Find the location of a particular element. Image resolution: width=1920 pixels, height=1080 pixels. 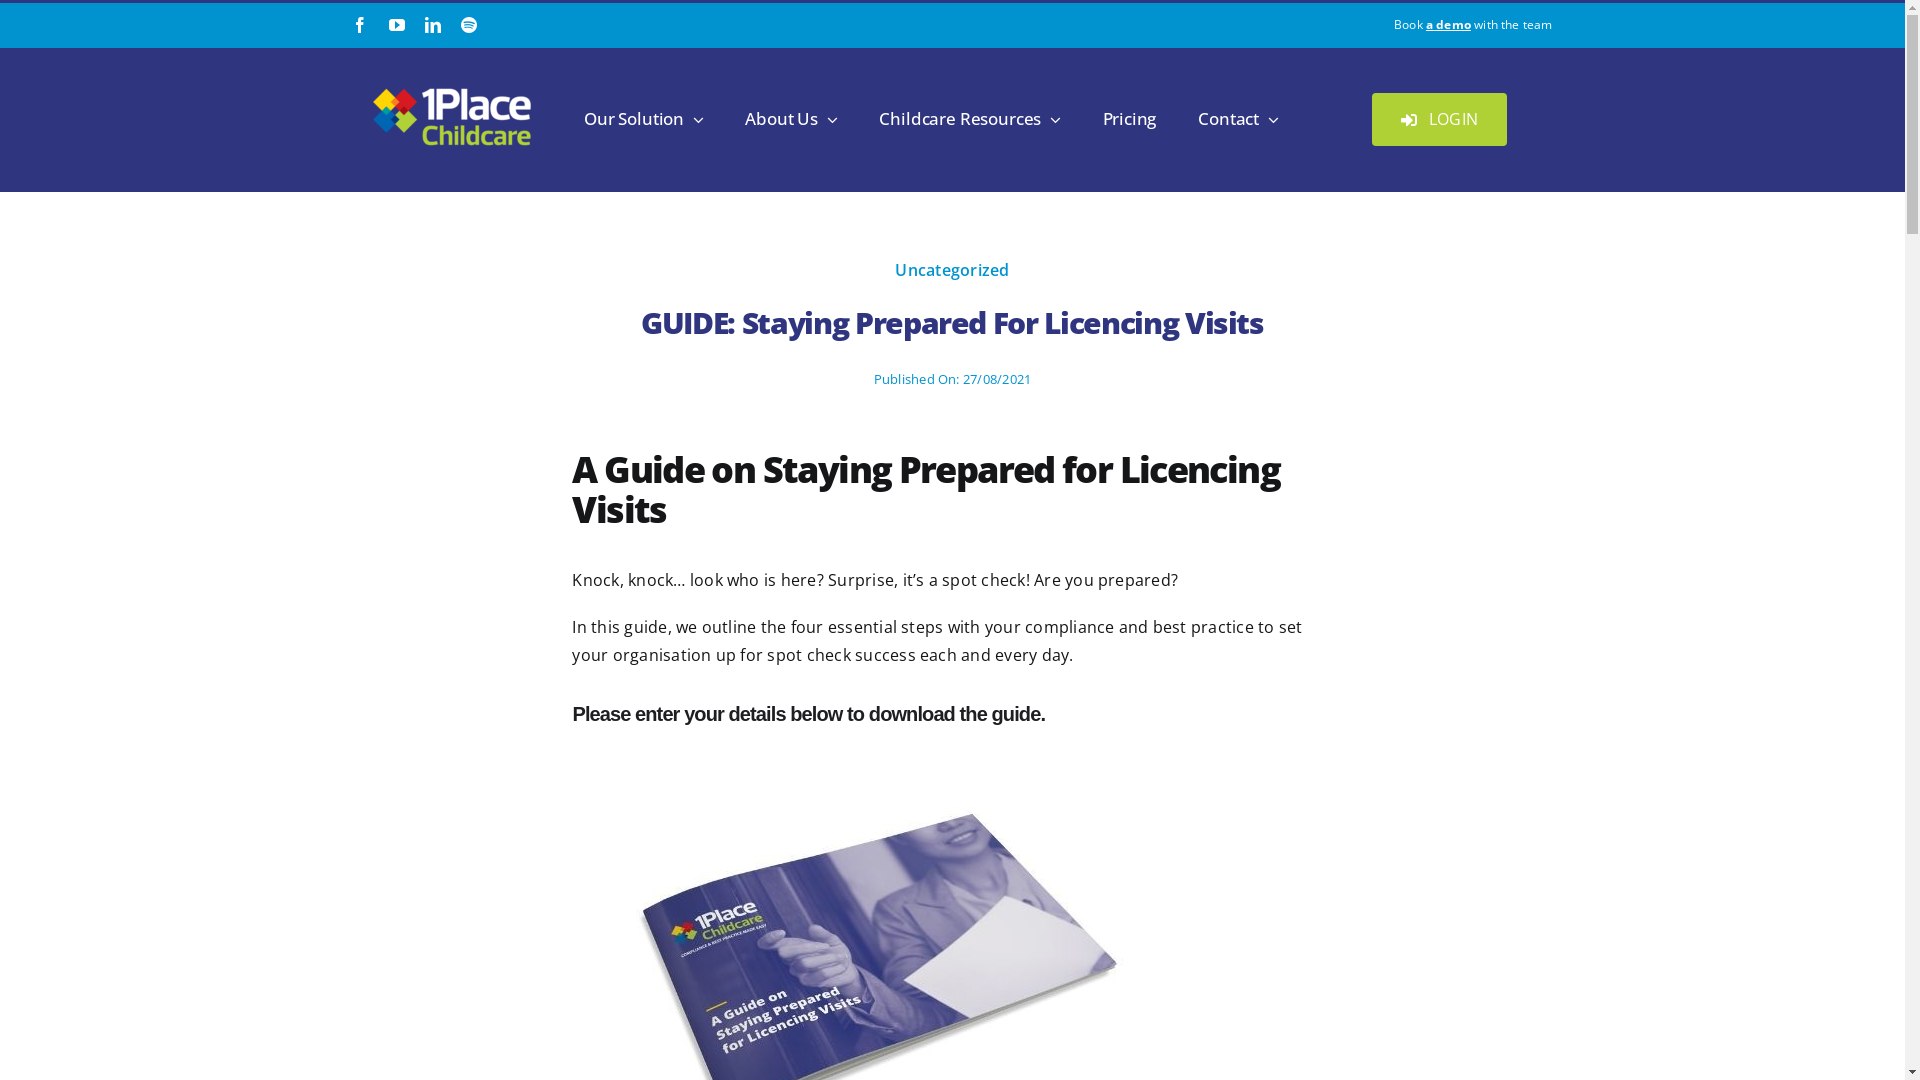

'About Us' is located at coordinates (790, 119).